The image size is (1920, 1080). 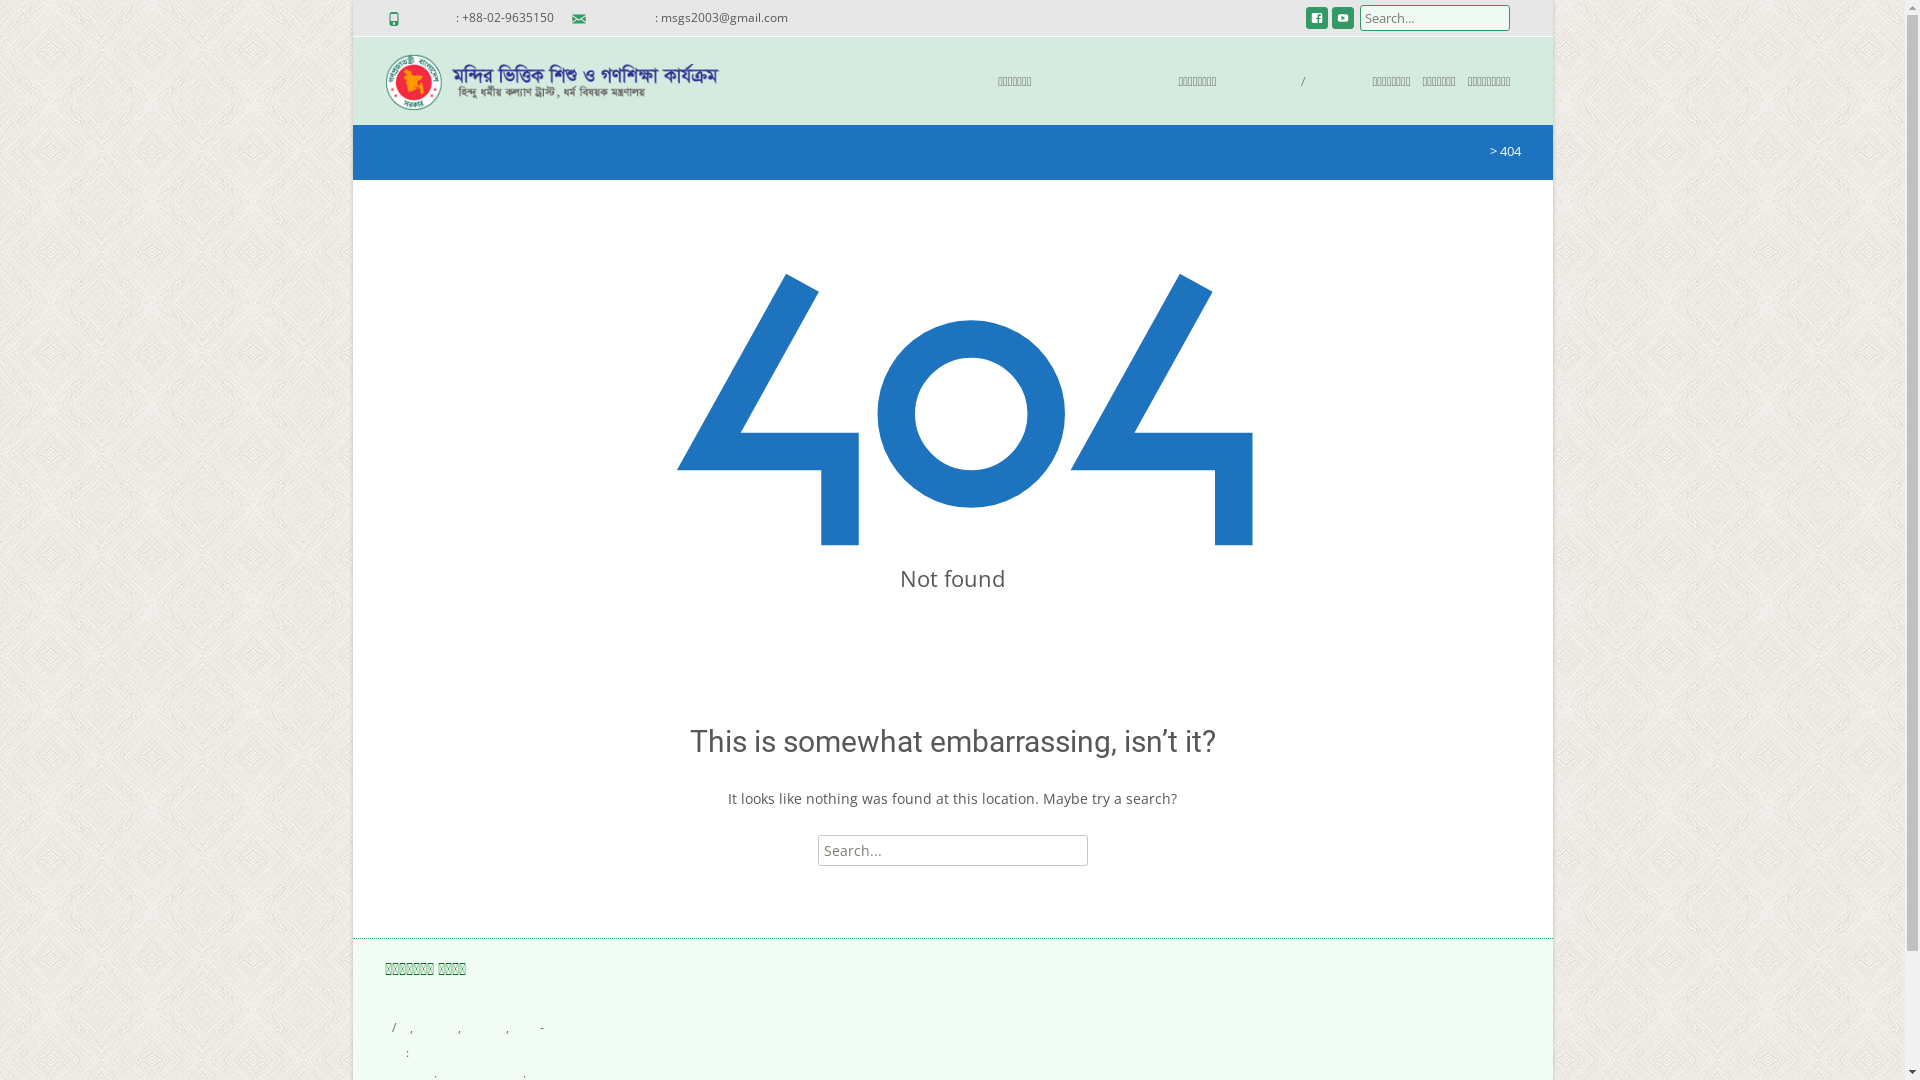 I want to click on 'youtube', so click(x=1343, y=24).